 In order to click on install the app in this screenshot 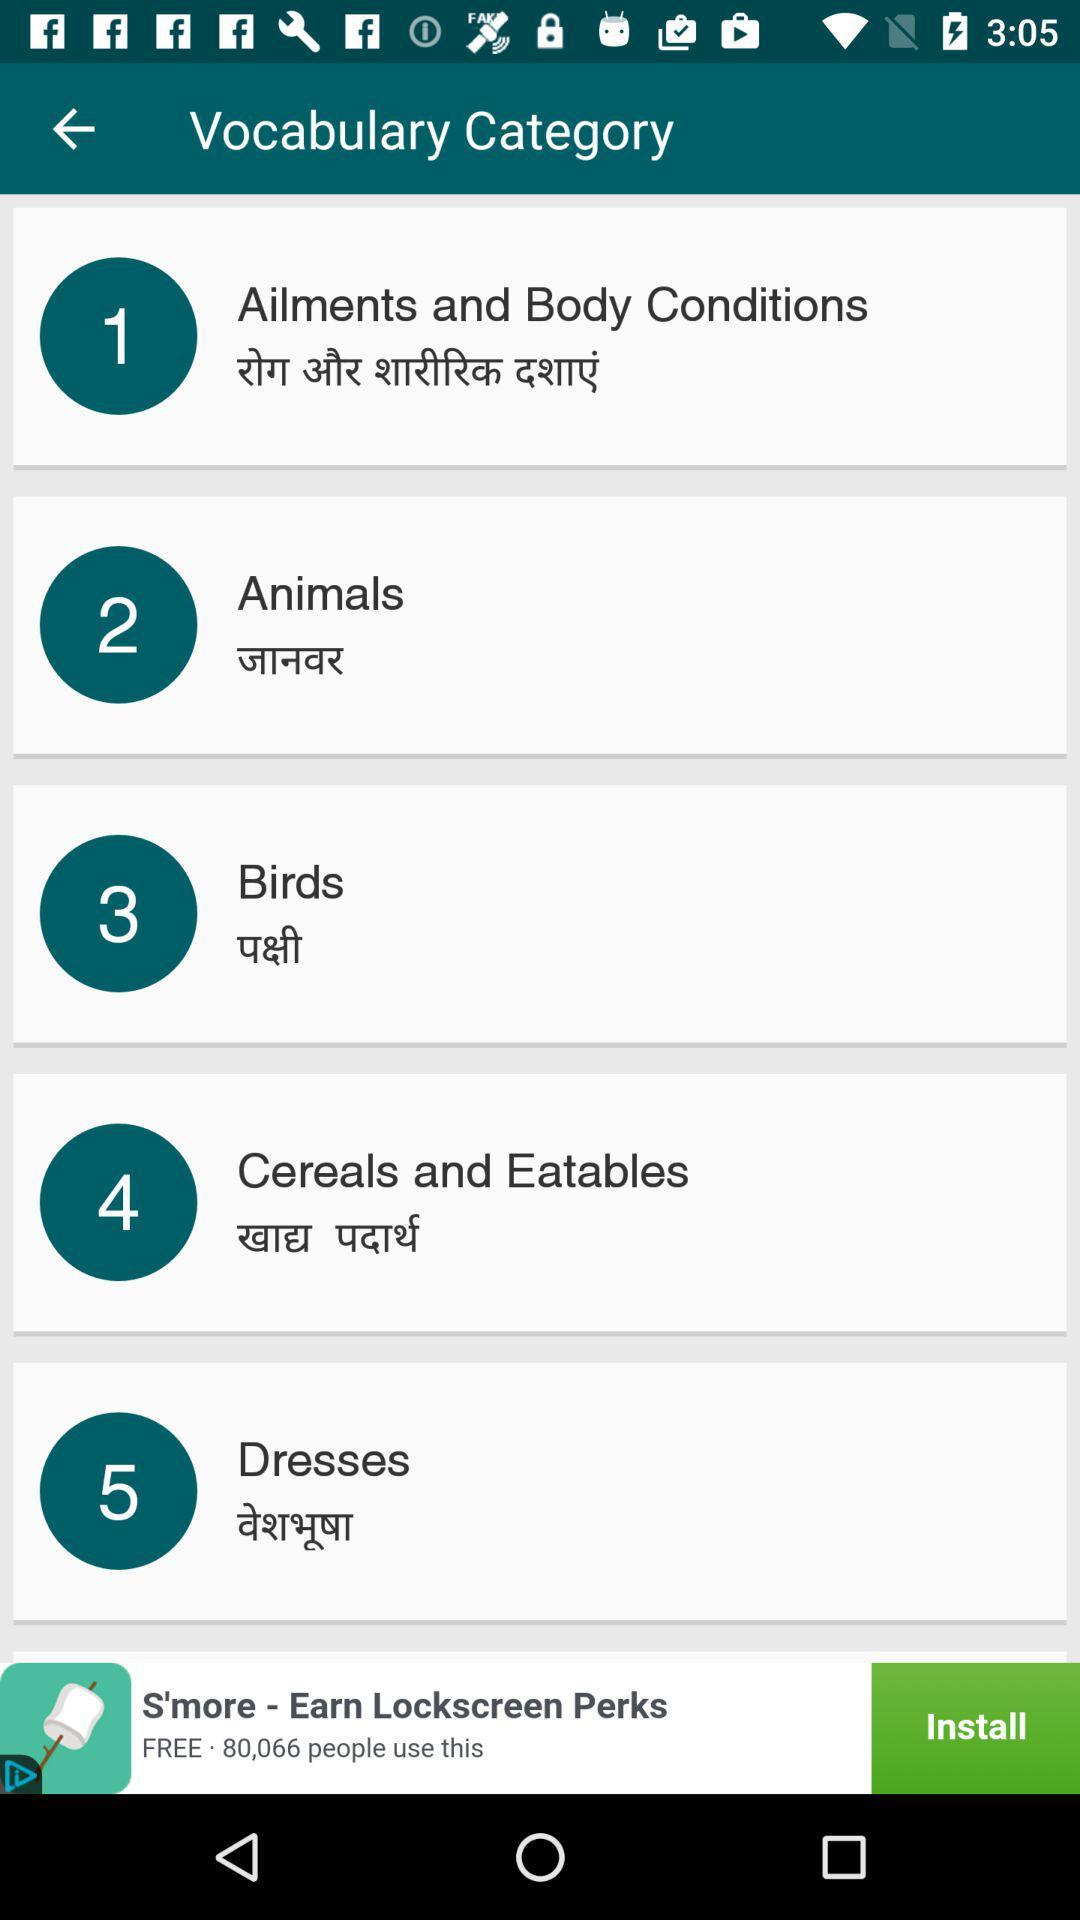, I will do `click(540, 1727)`.